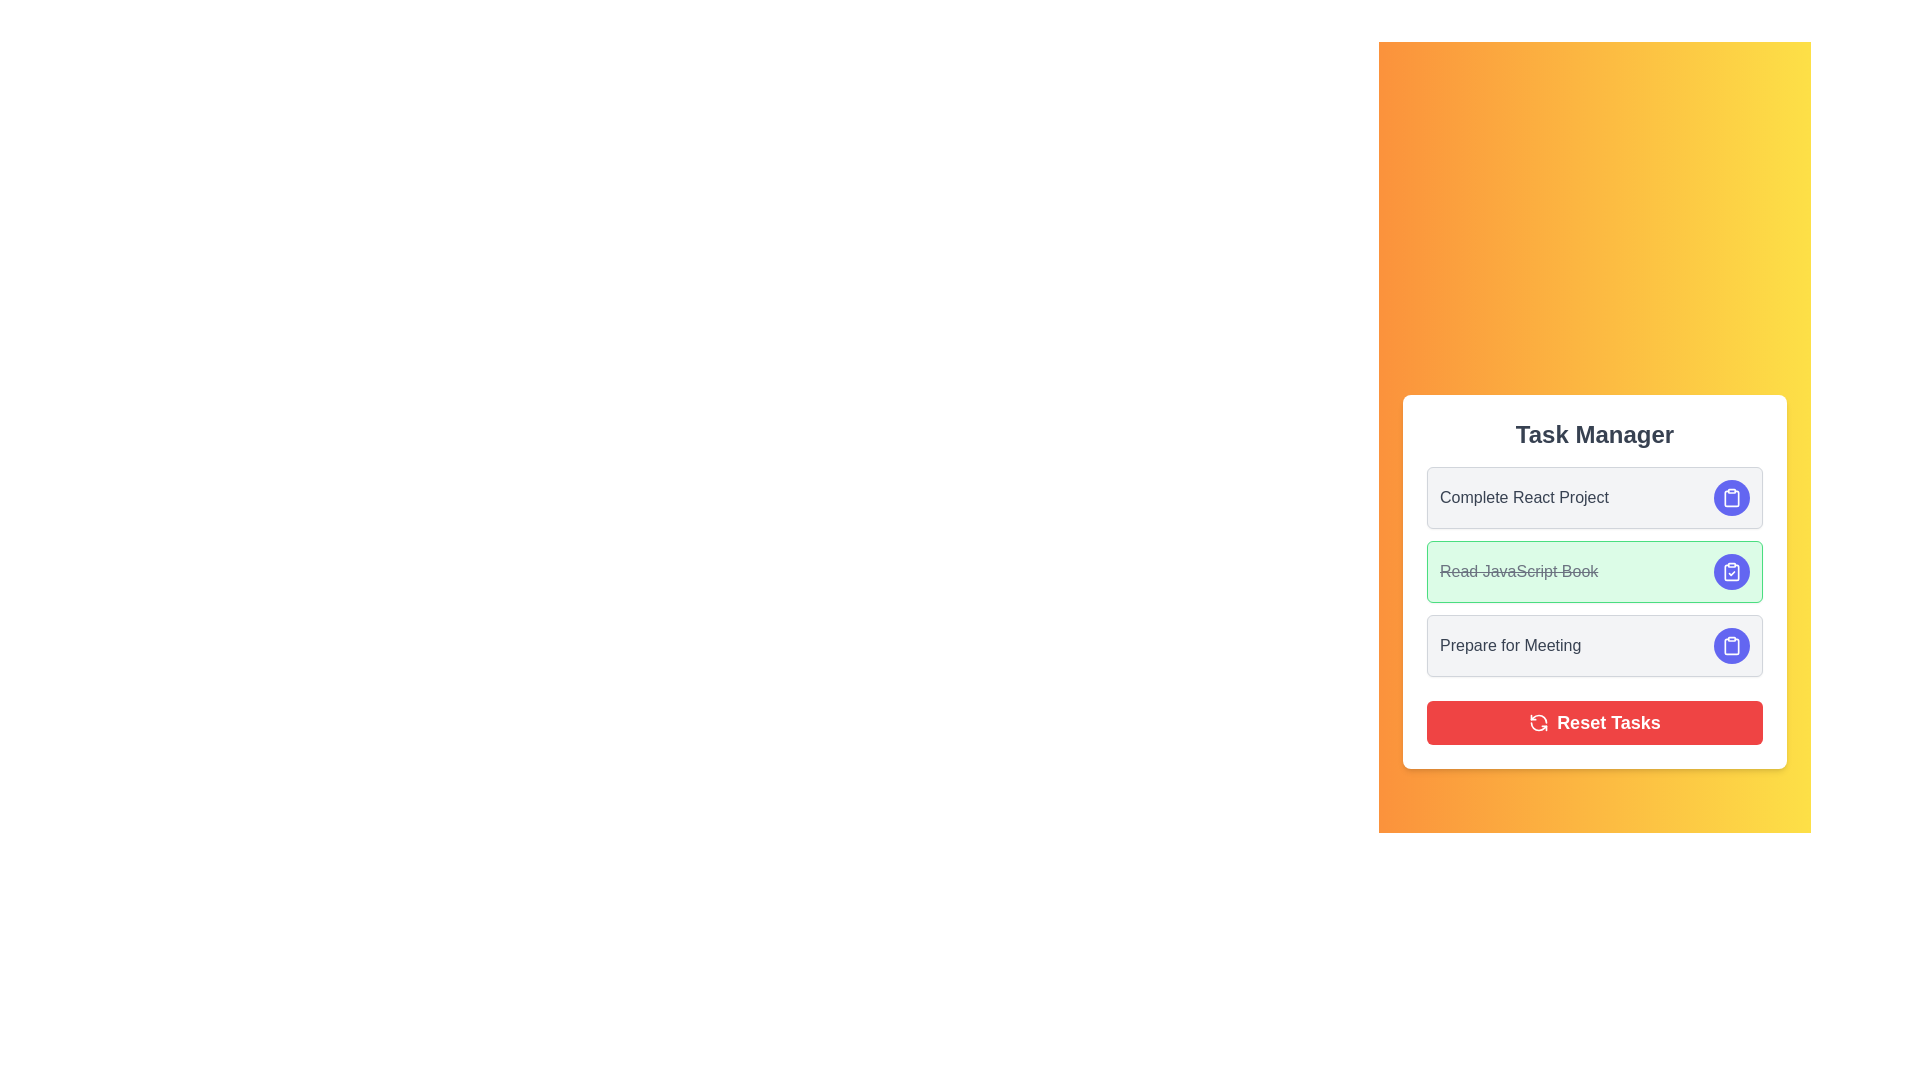  I want to click on the clipboard icon with a checkmark, which is located inside the second task entry of the task list, aligned to the right of the task text 'Read JavaScript Book', so click(1731, 571).